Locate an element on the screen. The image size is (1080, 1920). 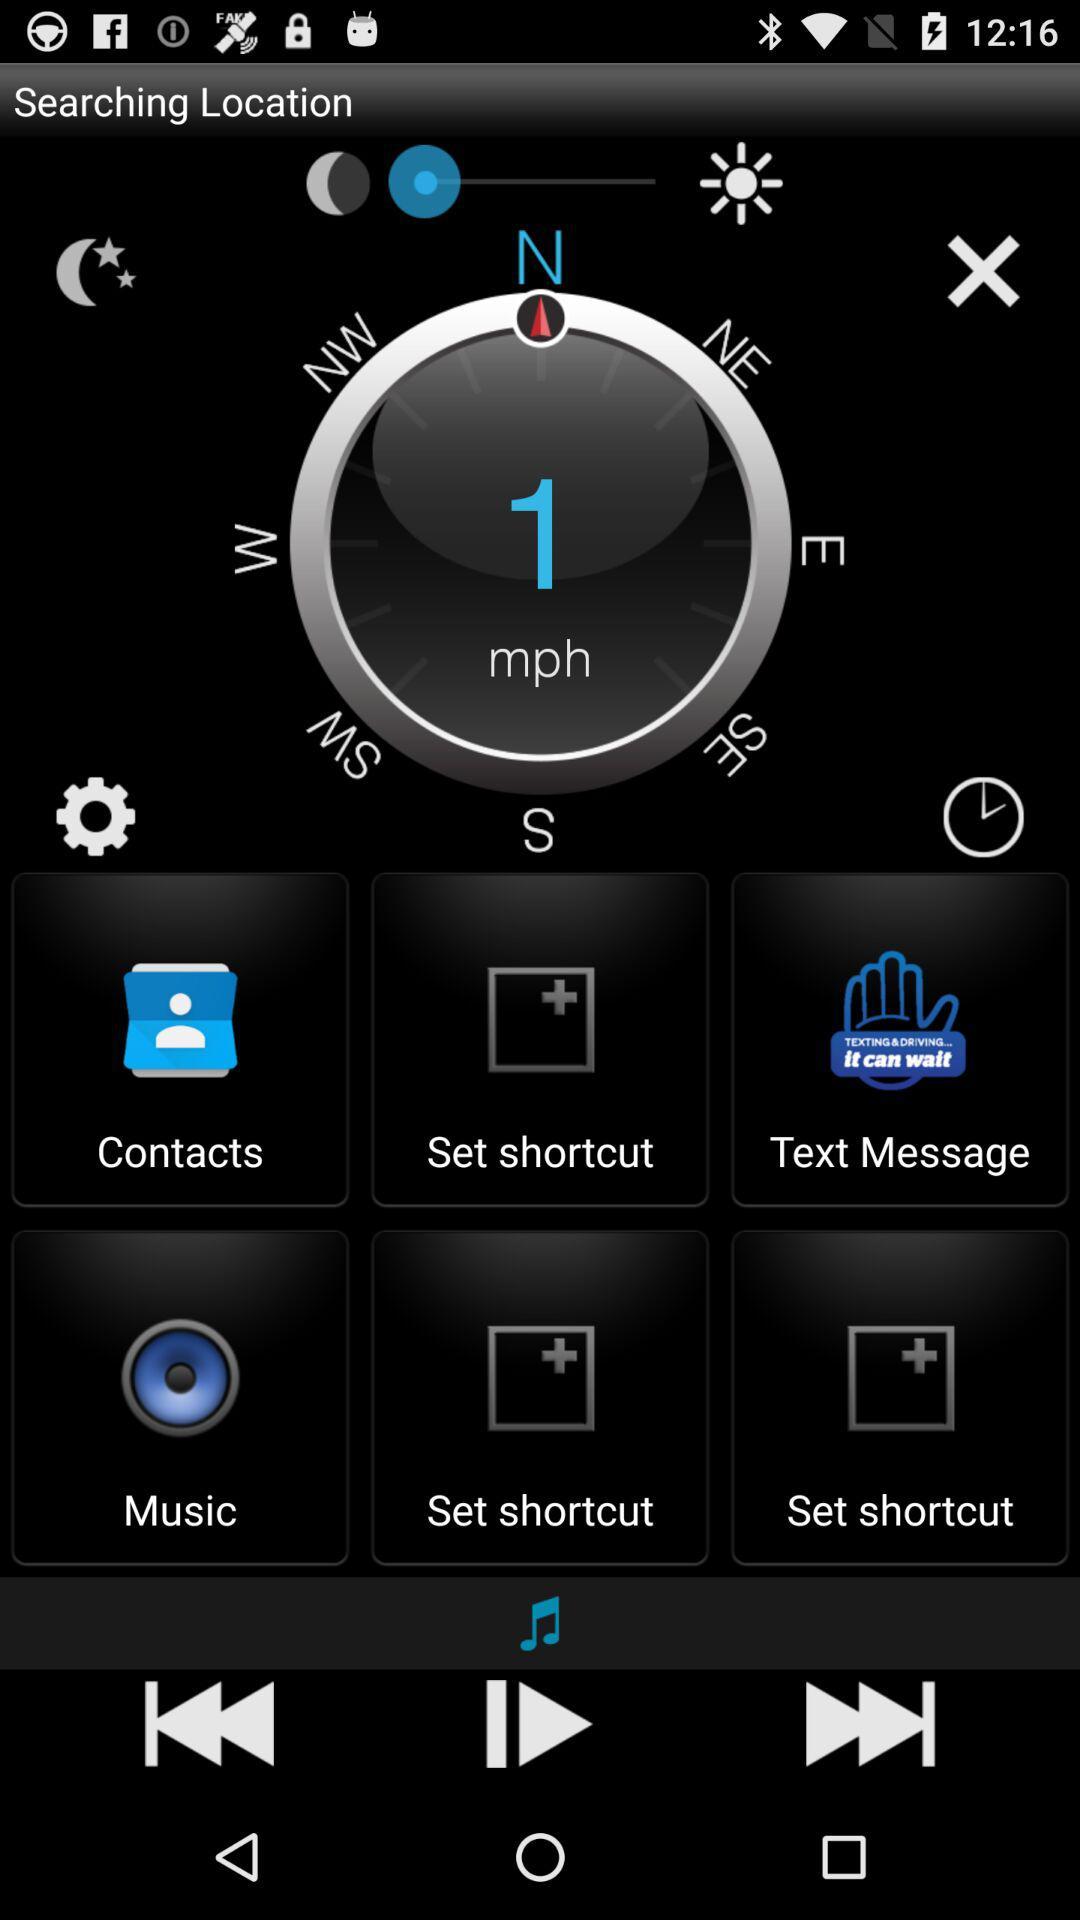
set shortcut is located at coordinates (540, 1170).